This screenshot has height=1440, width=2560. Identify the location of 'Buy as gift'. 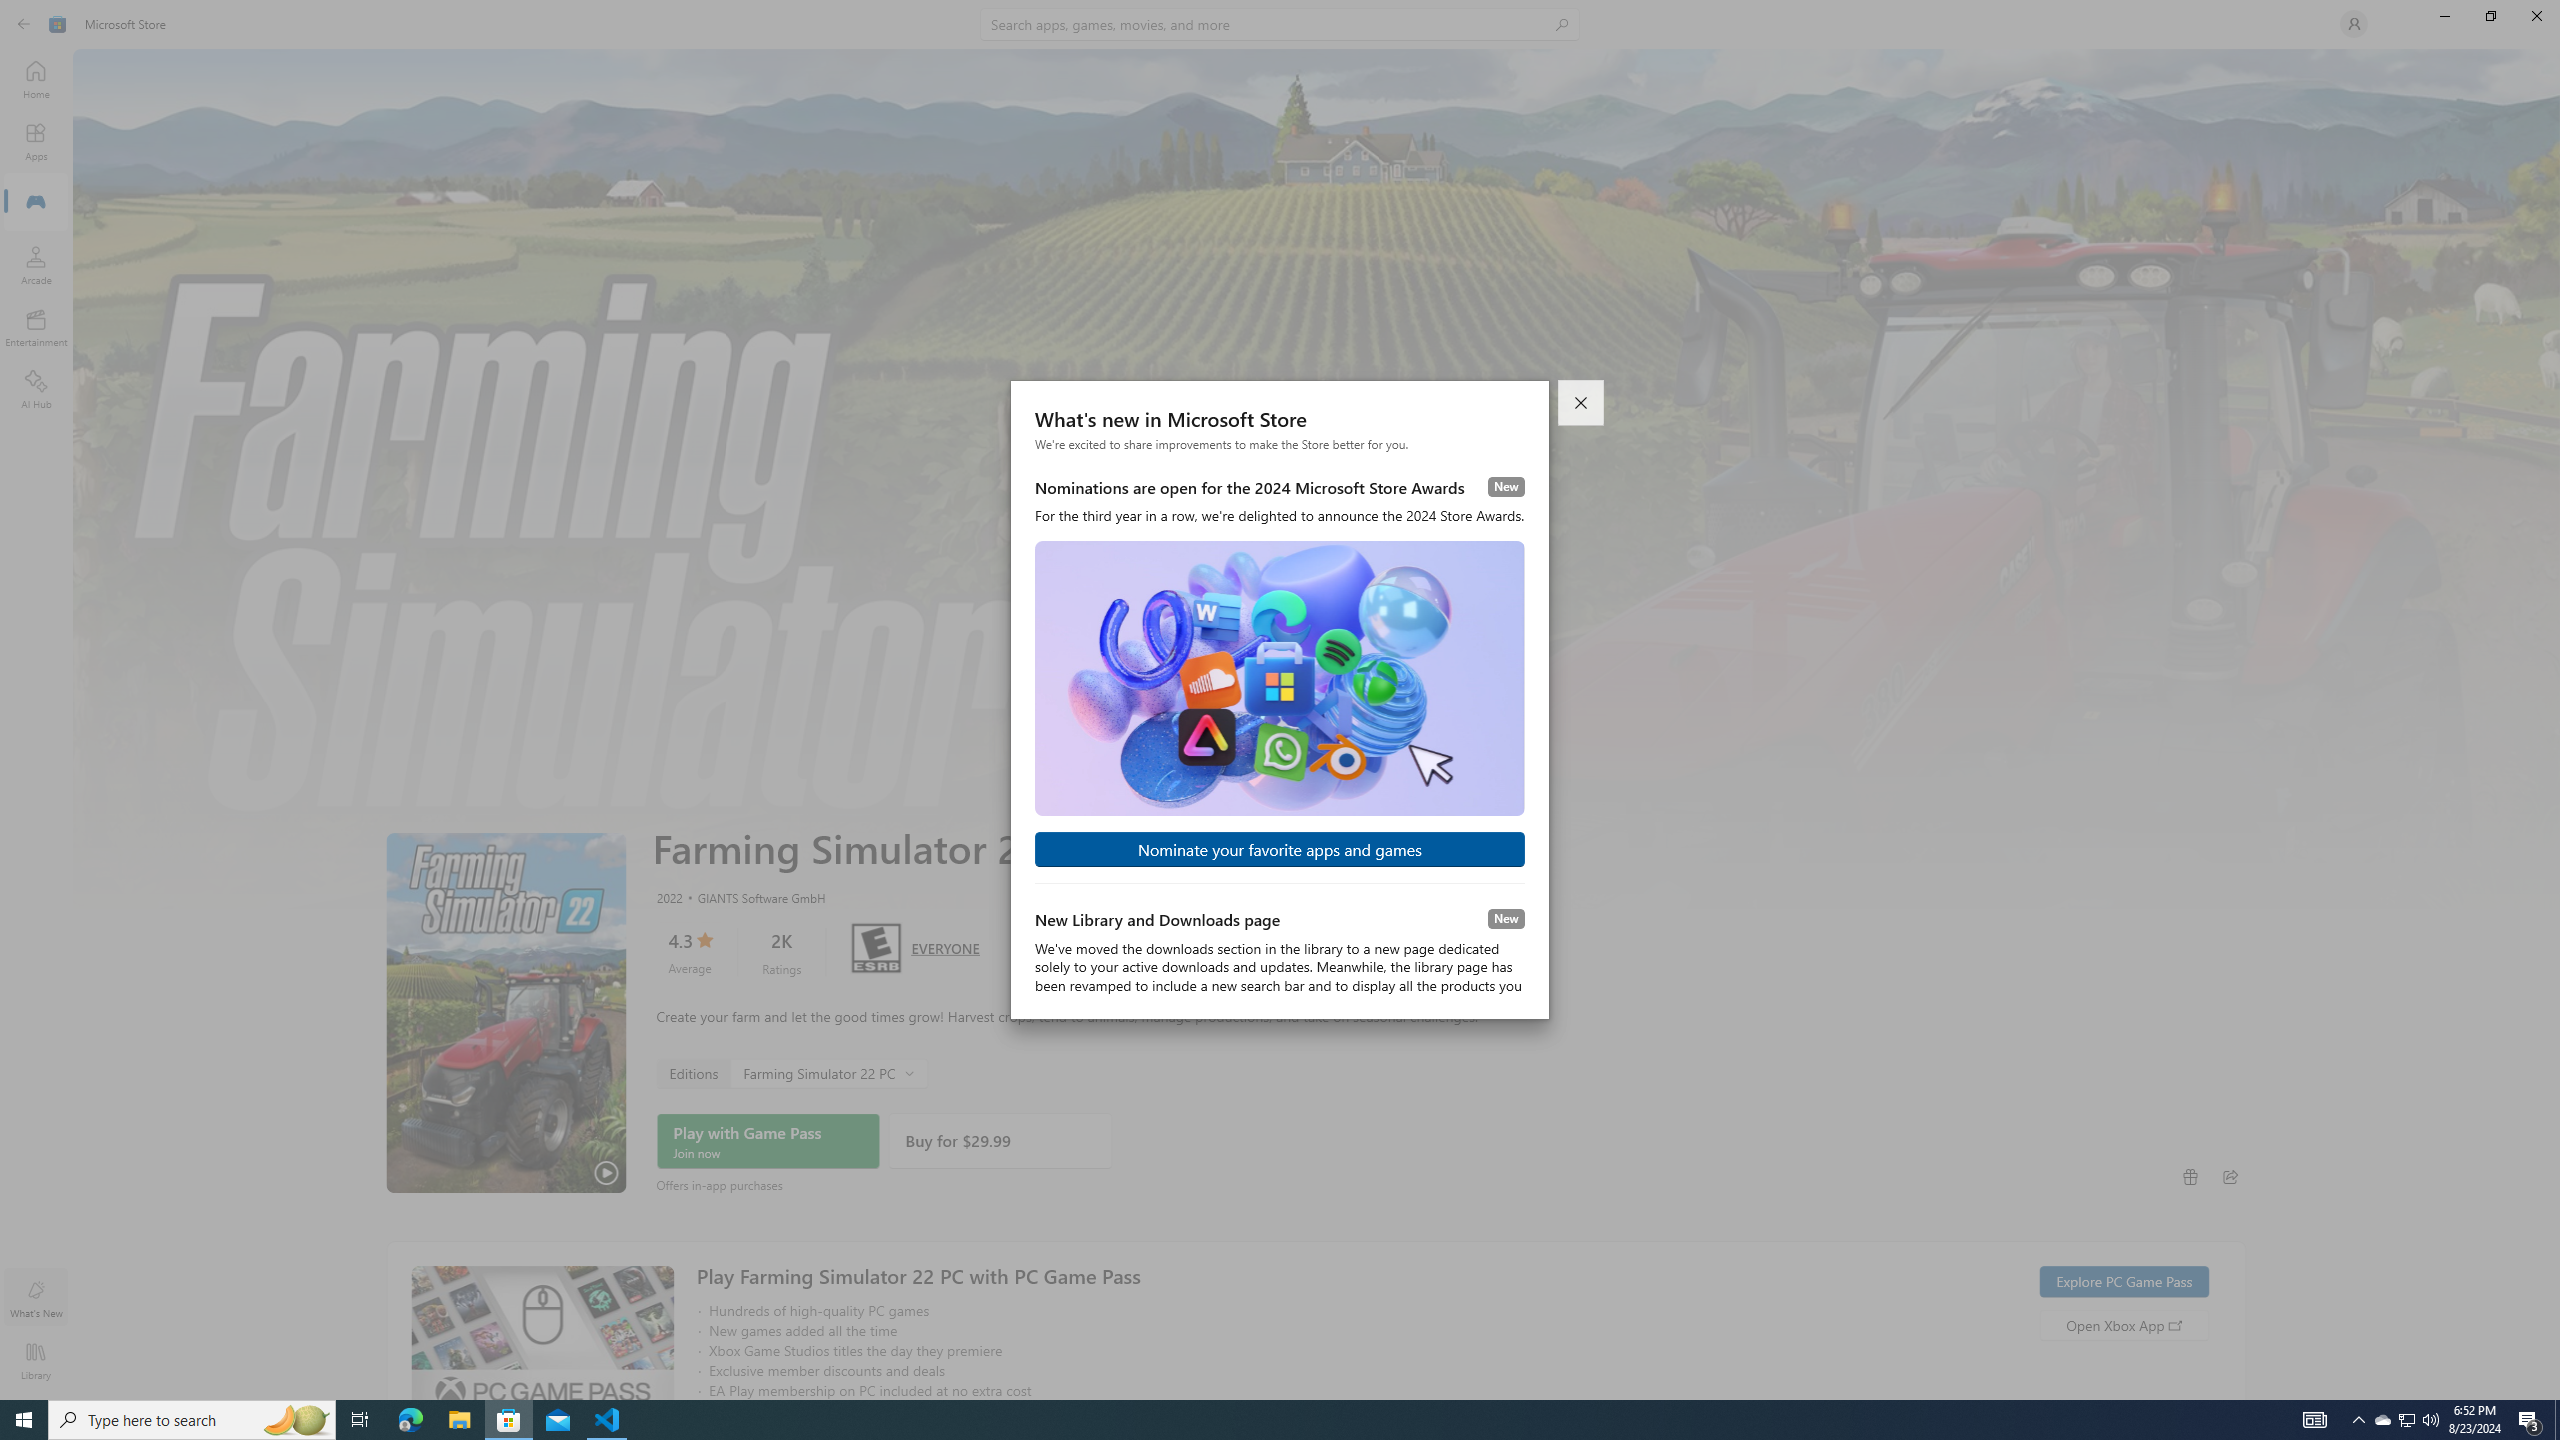
(2189, 1175).